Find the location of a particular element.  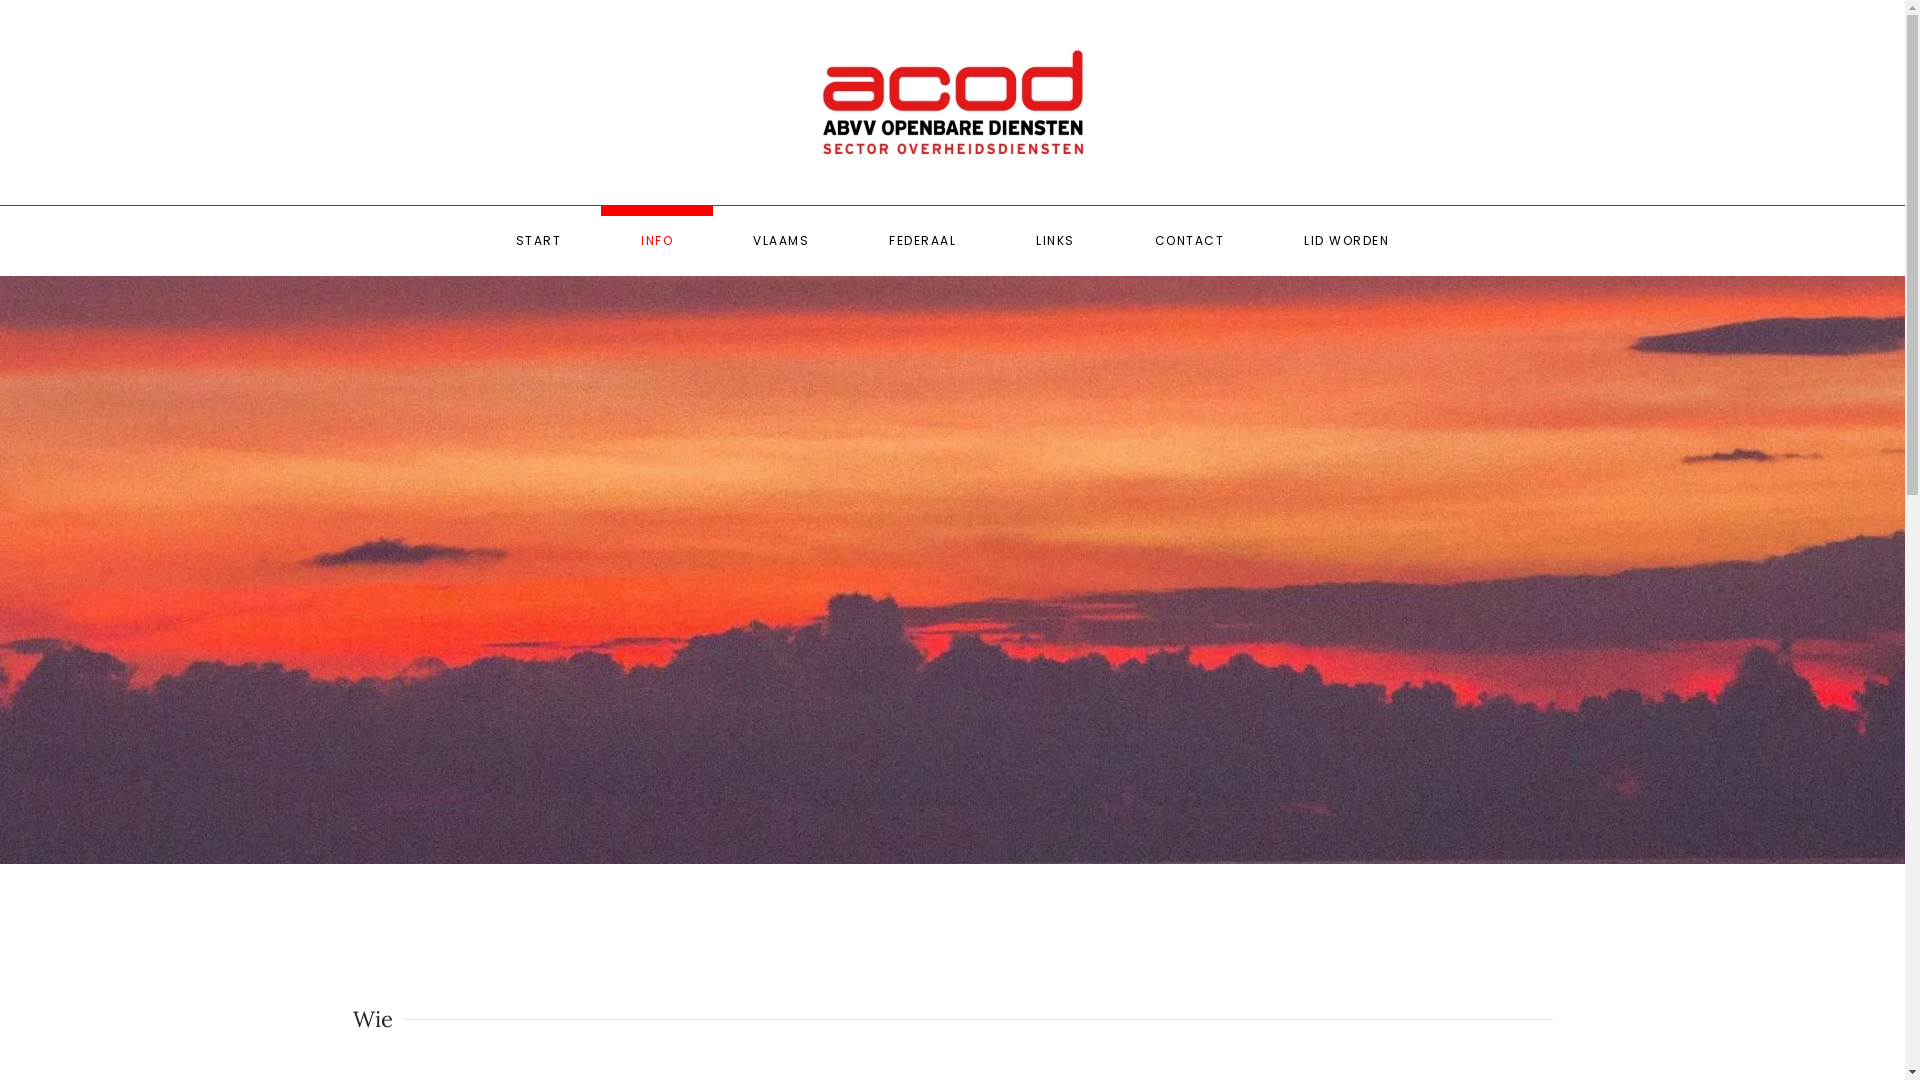

'LID WORDEN' is located at coordinates (1346, 239).